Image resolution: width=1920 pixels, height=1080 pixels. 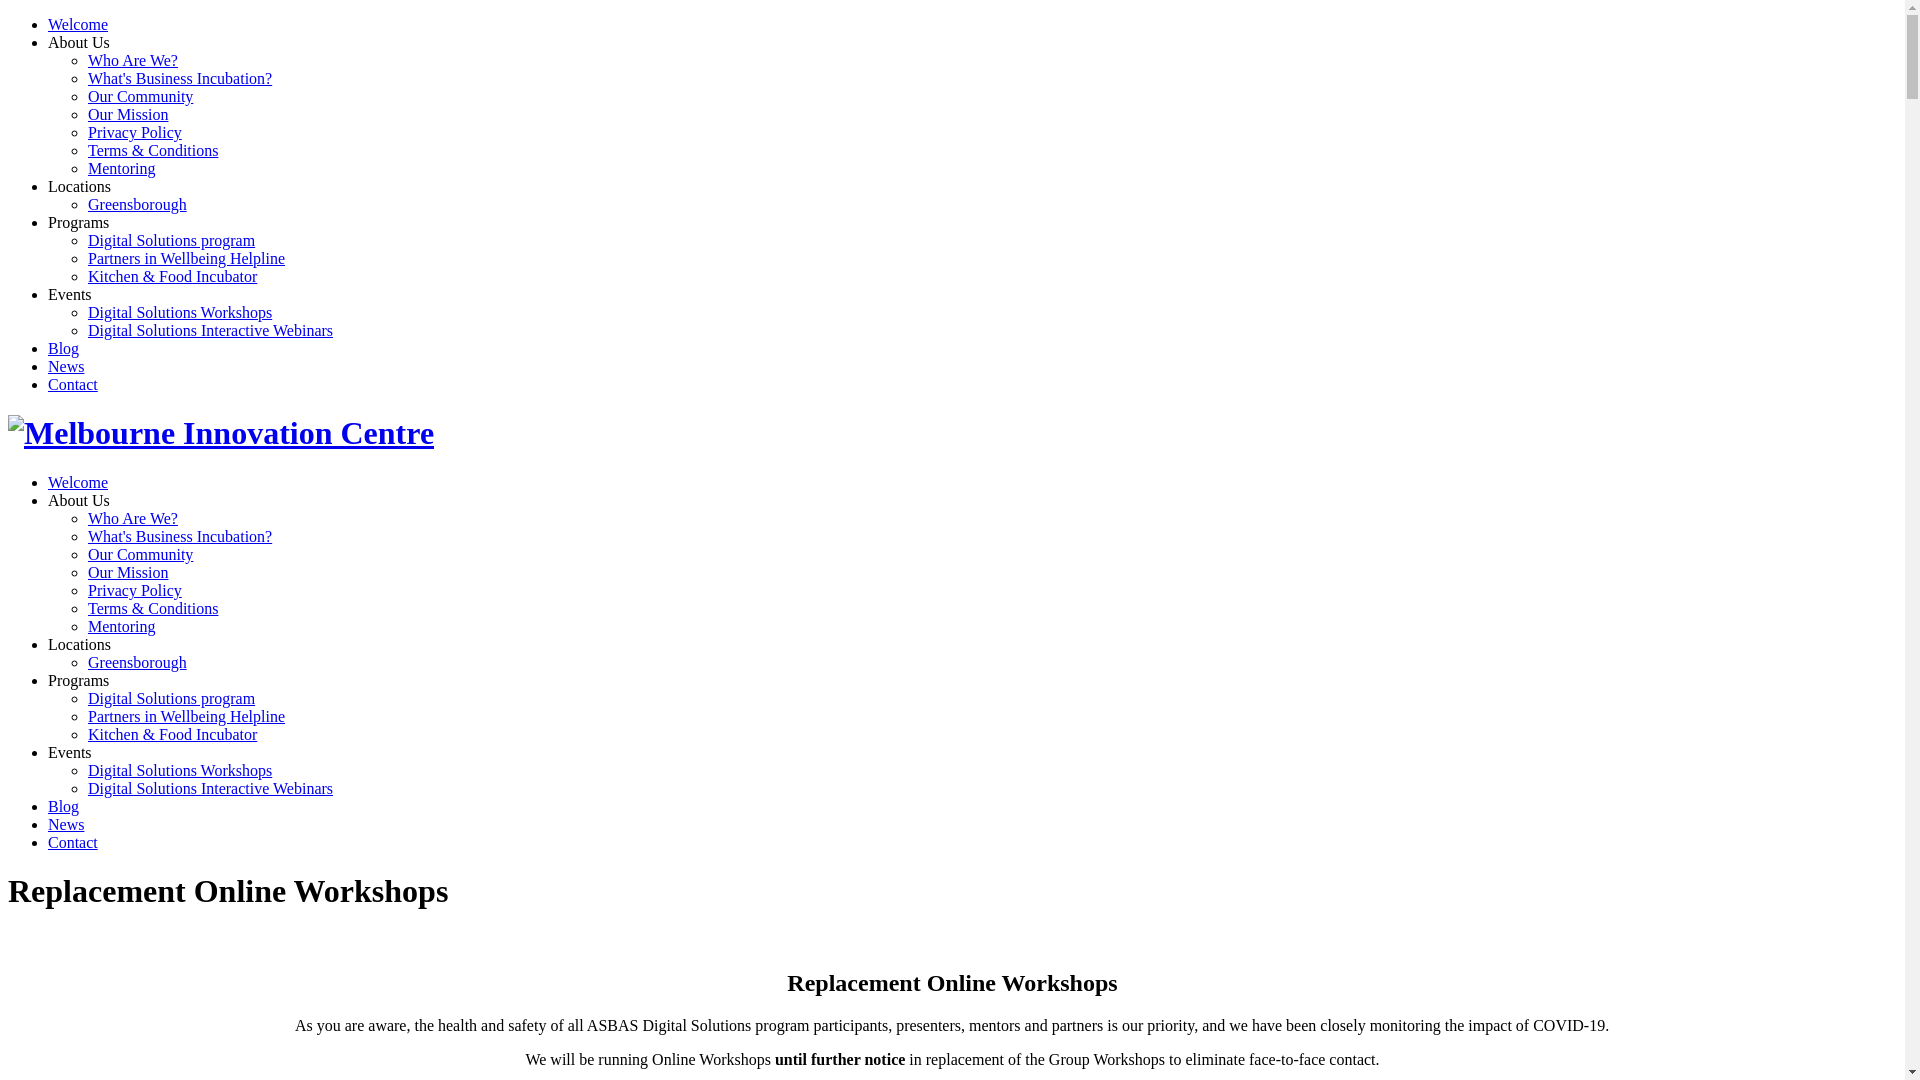 What do you see at coordinates (172, 734) in the screenshot?
I see `'Kitchen & Food Incubator'` at bounding box center [172, 734].